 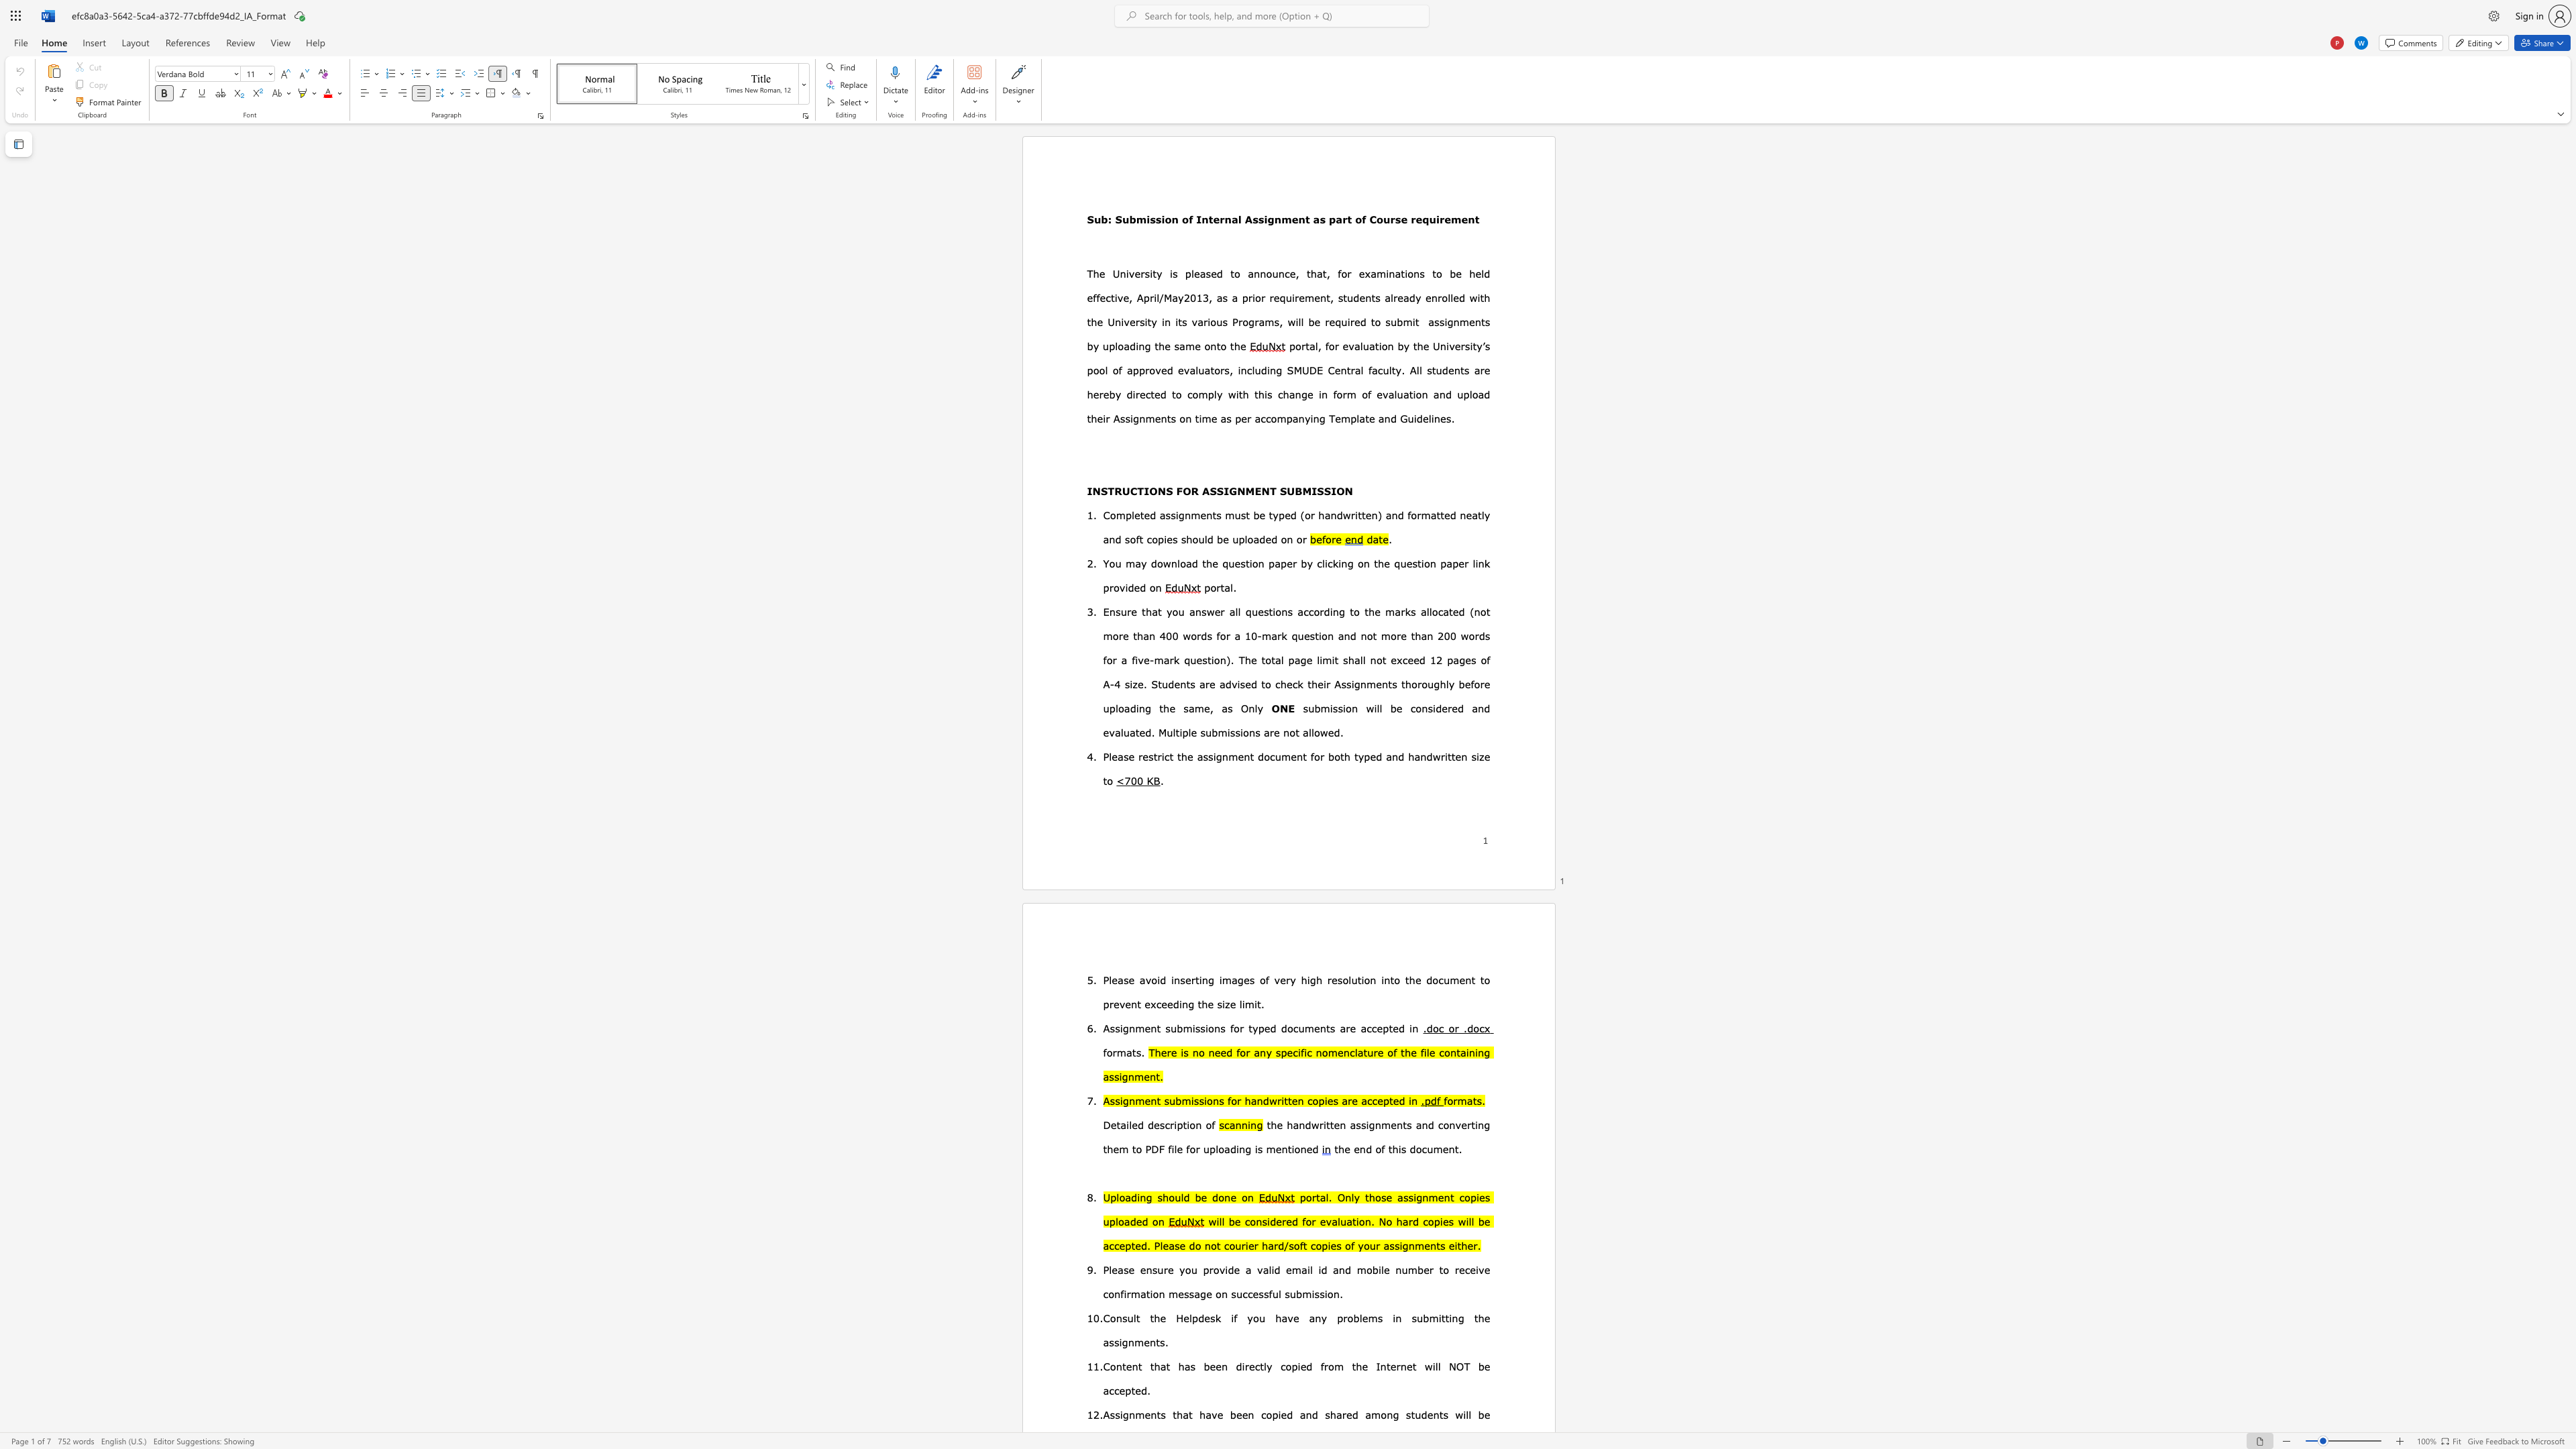 I want to click on the subset text "n)" within the text "(or handwritten)", so click(x=1371, y=515).